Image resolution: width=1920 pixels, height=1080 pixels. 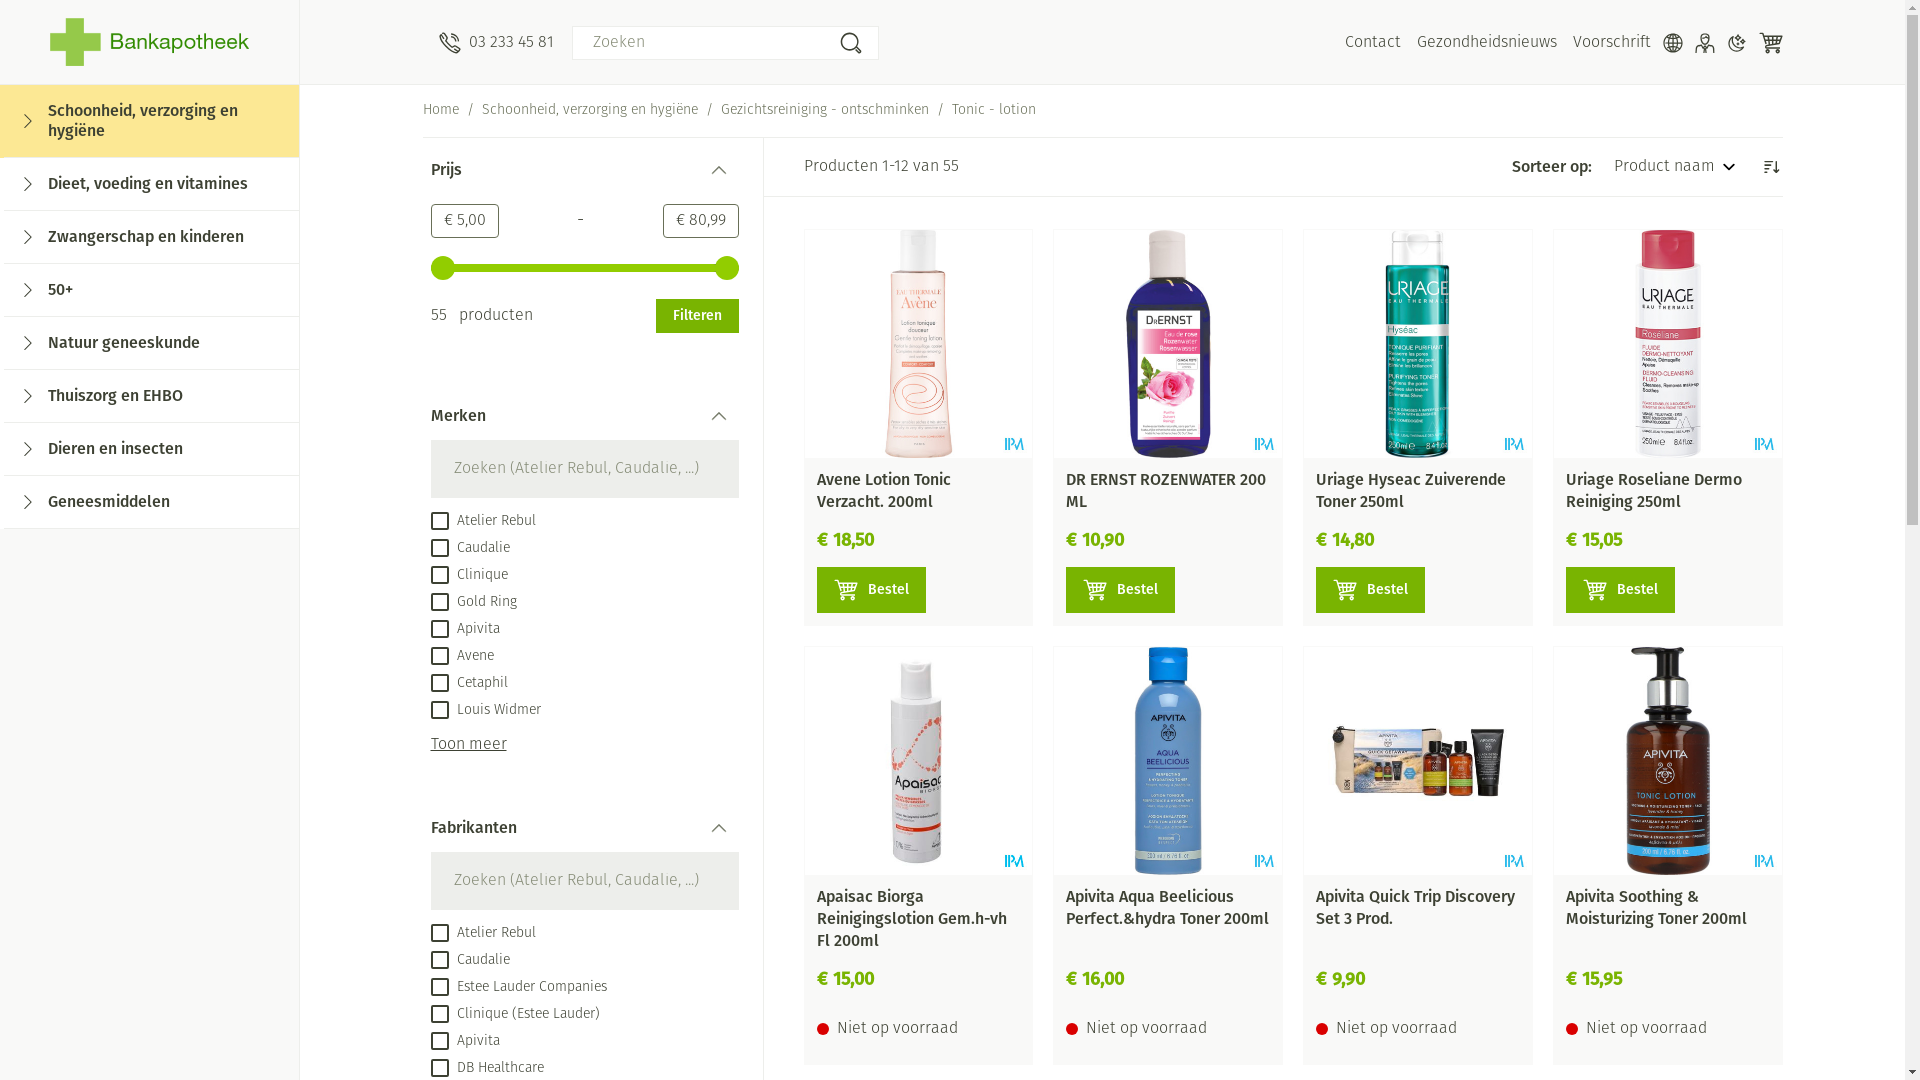 I want to click on 'on', so click(x=437, y=1067).